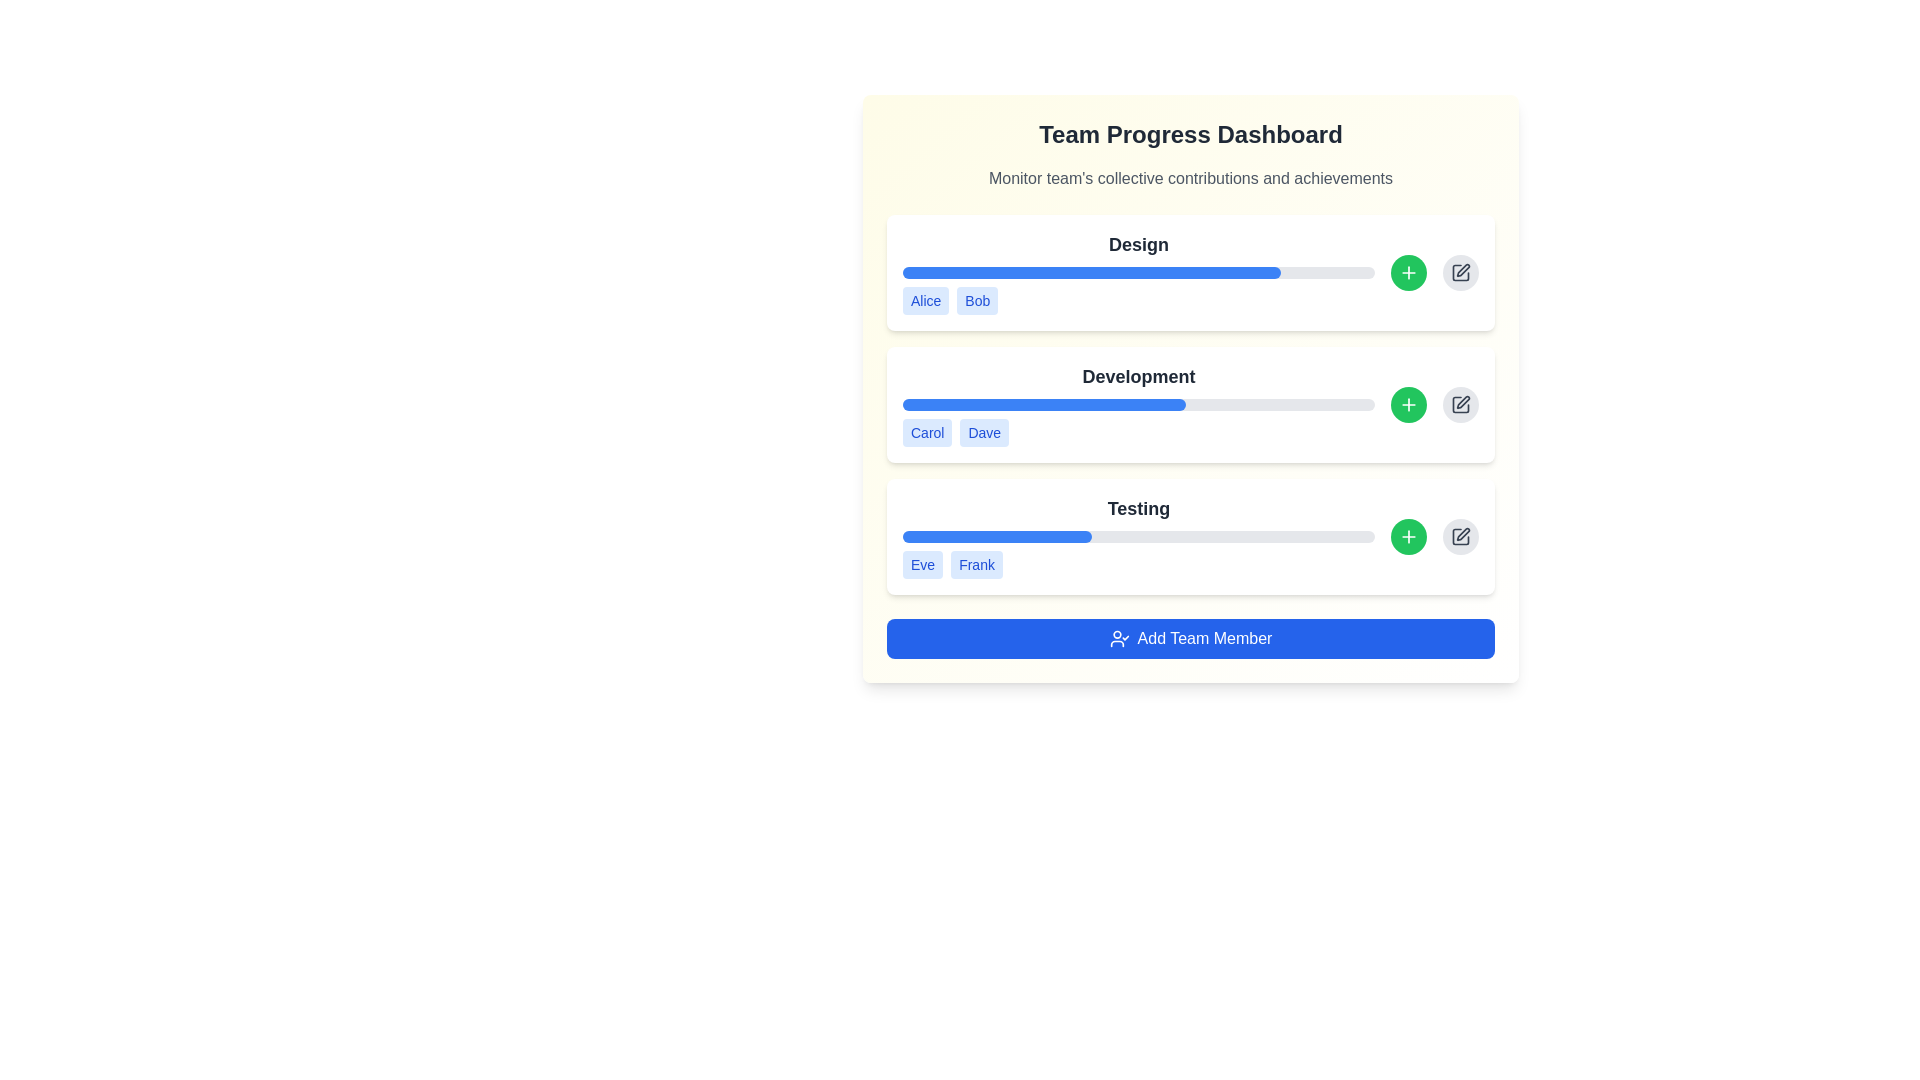 The image size is (1920, 1080). Describe the element at coordinates (1463, 270) in the screenshot. I see `the edit icon (pen-shaped vector graphic) located` at that location.